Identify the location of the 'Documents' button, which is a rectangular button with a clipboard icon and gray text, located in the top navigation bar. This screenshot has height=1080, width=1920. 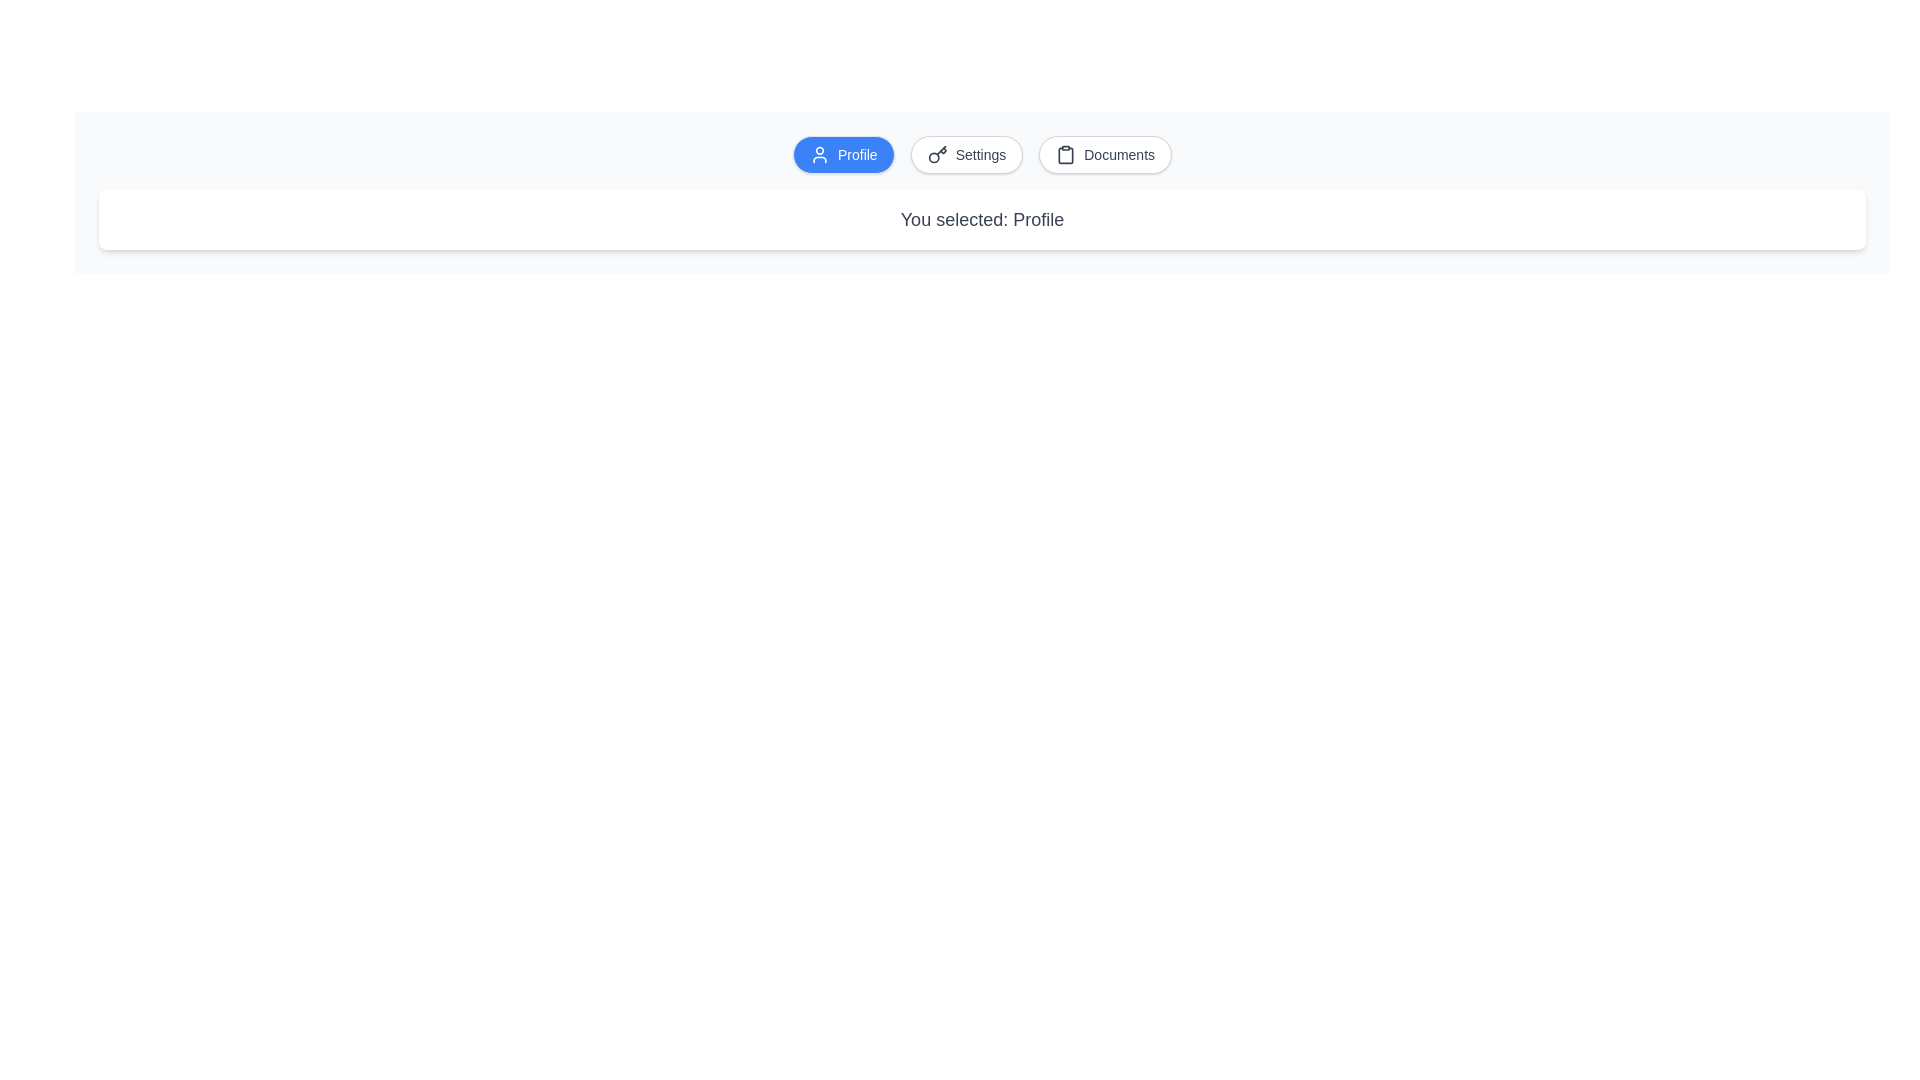
(1104, 153).